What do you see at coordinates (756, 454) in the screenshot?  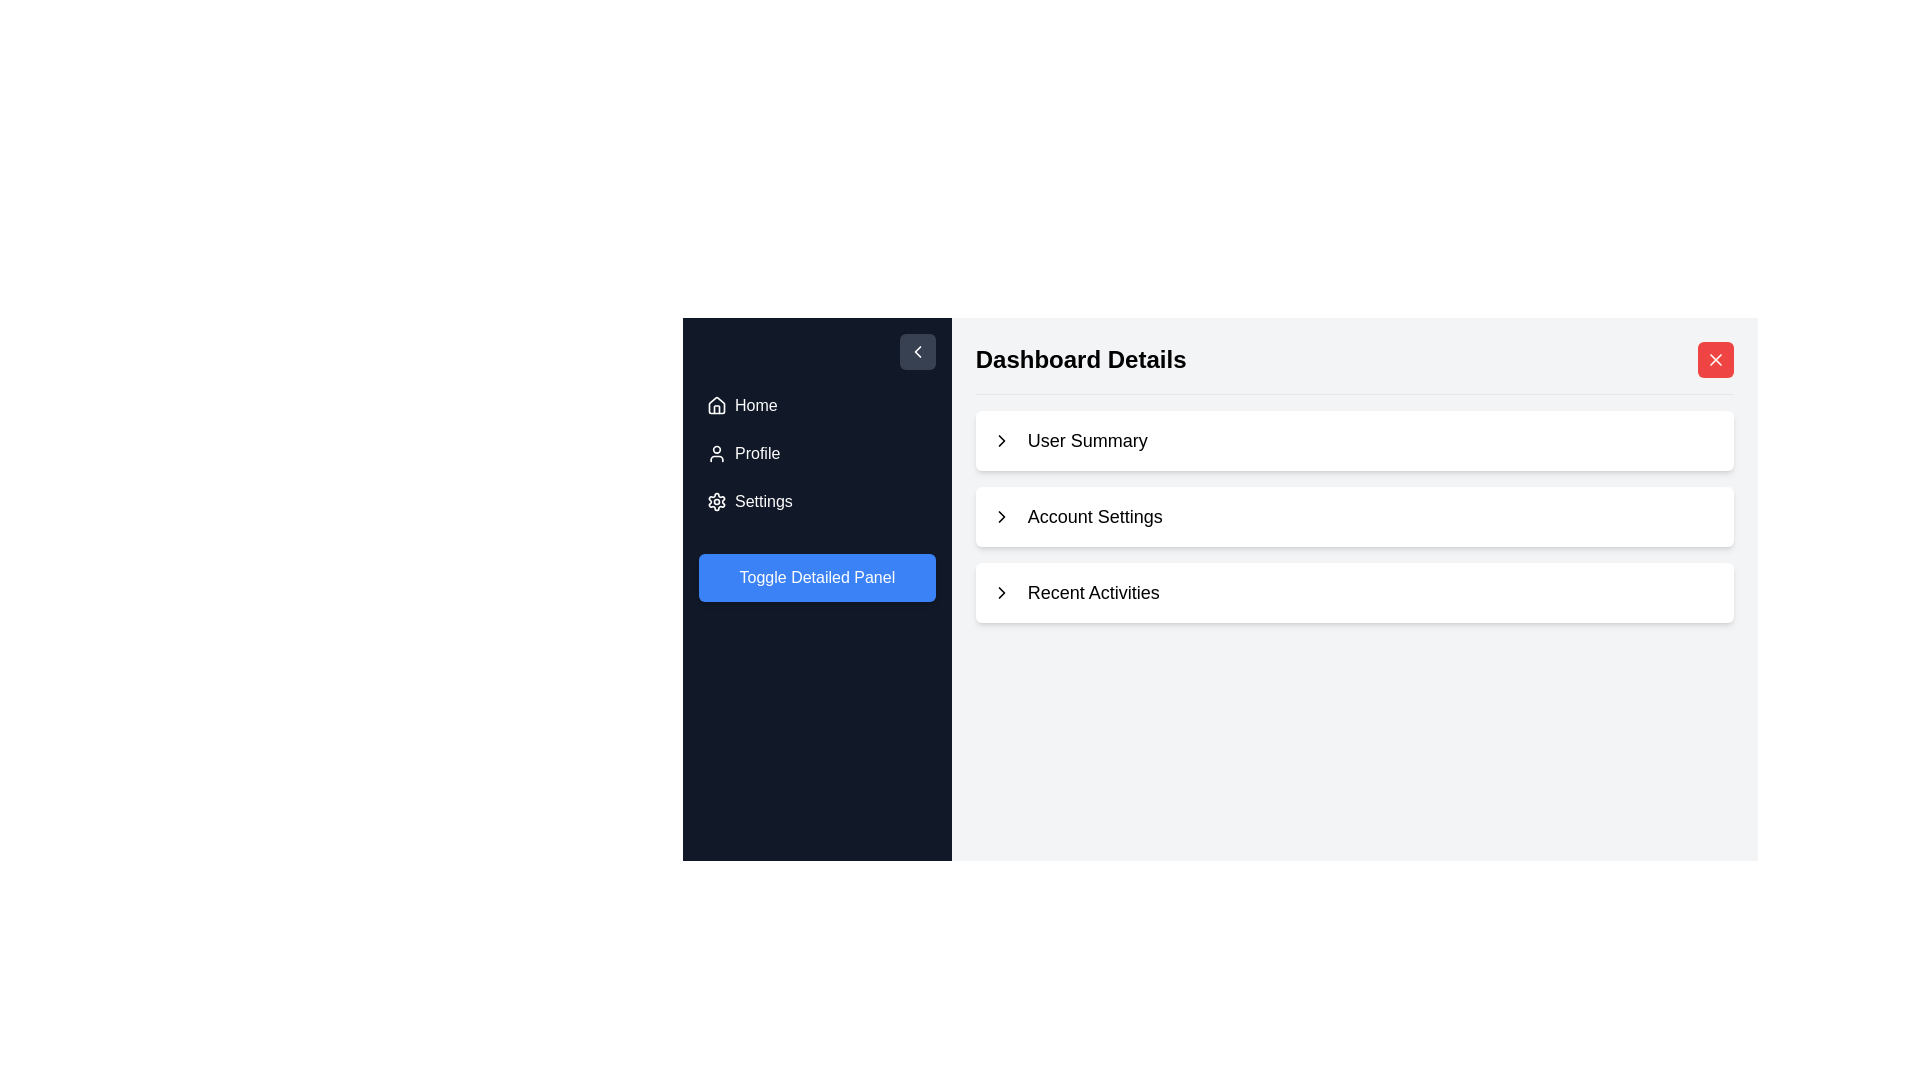 I see `the 'Profile' text label, which is displayed in white on a dark background` at bounding box center [756, 454].